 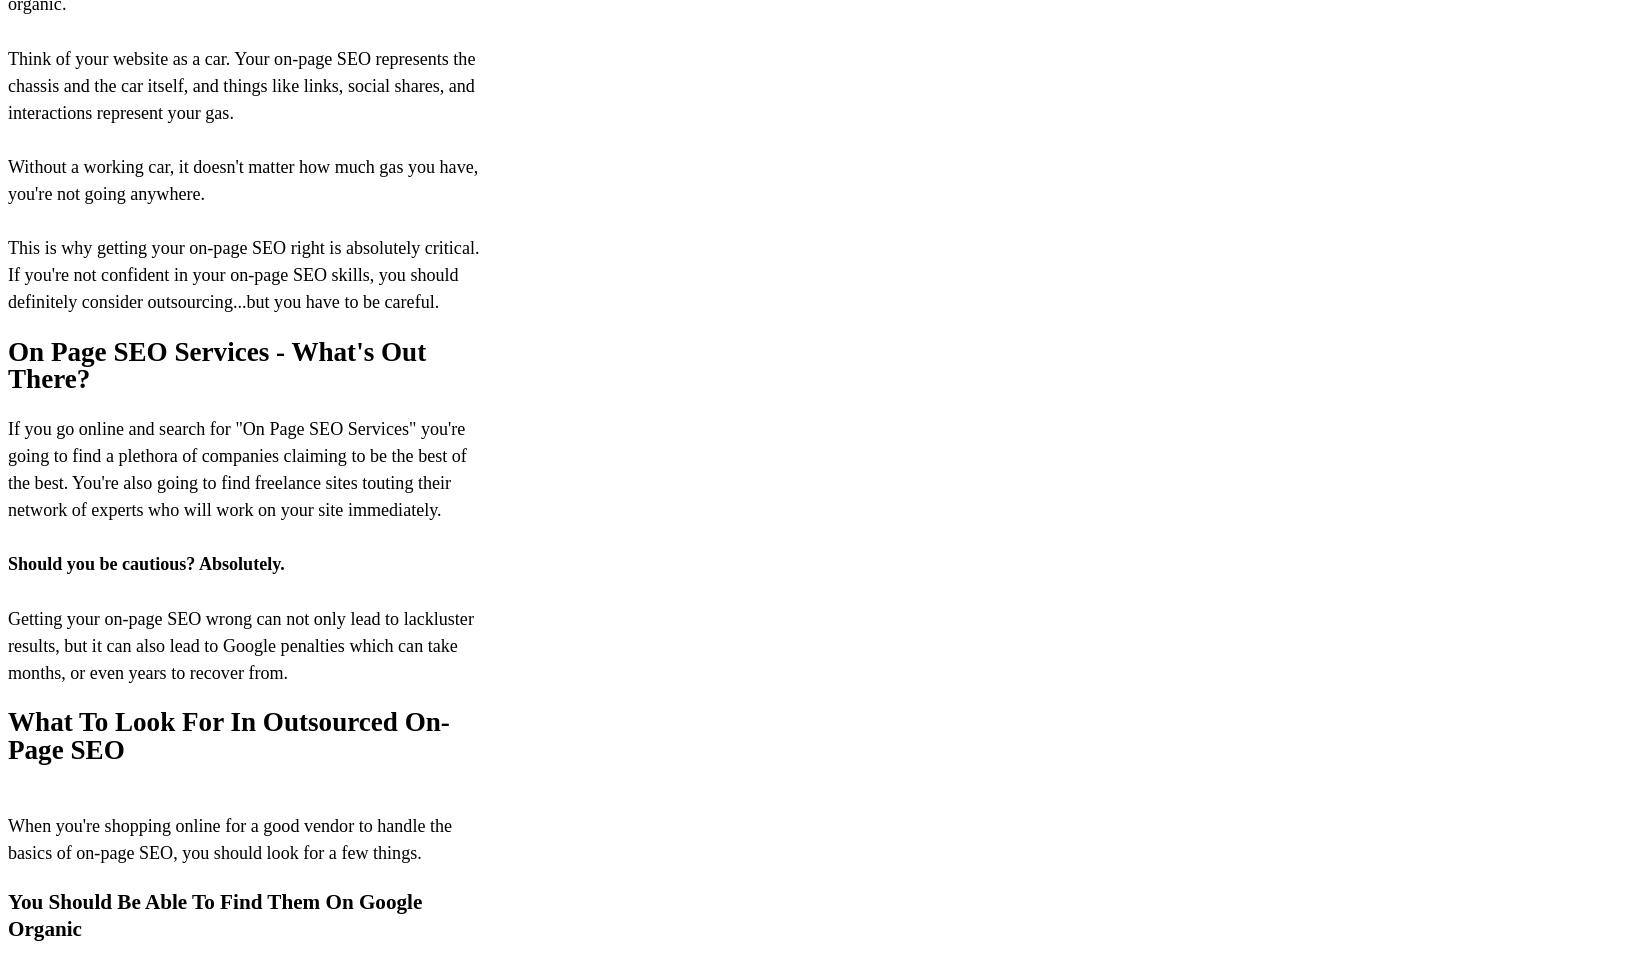 I want to click on 'On Page SEO Services - What's Out There?', so click(x=217, y=364).